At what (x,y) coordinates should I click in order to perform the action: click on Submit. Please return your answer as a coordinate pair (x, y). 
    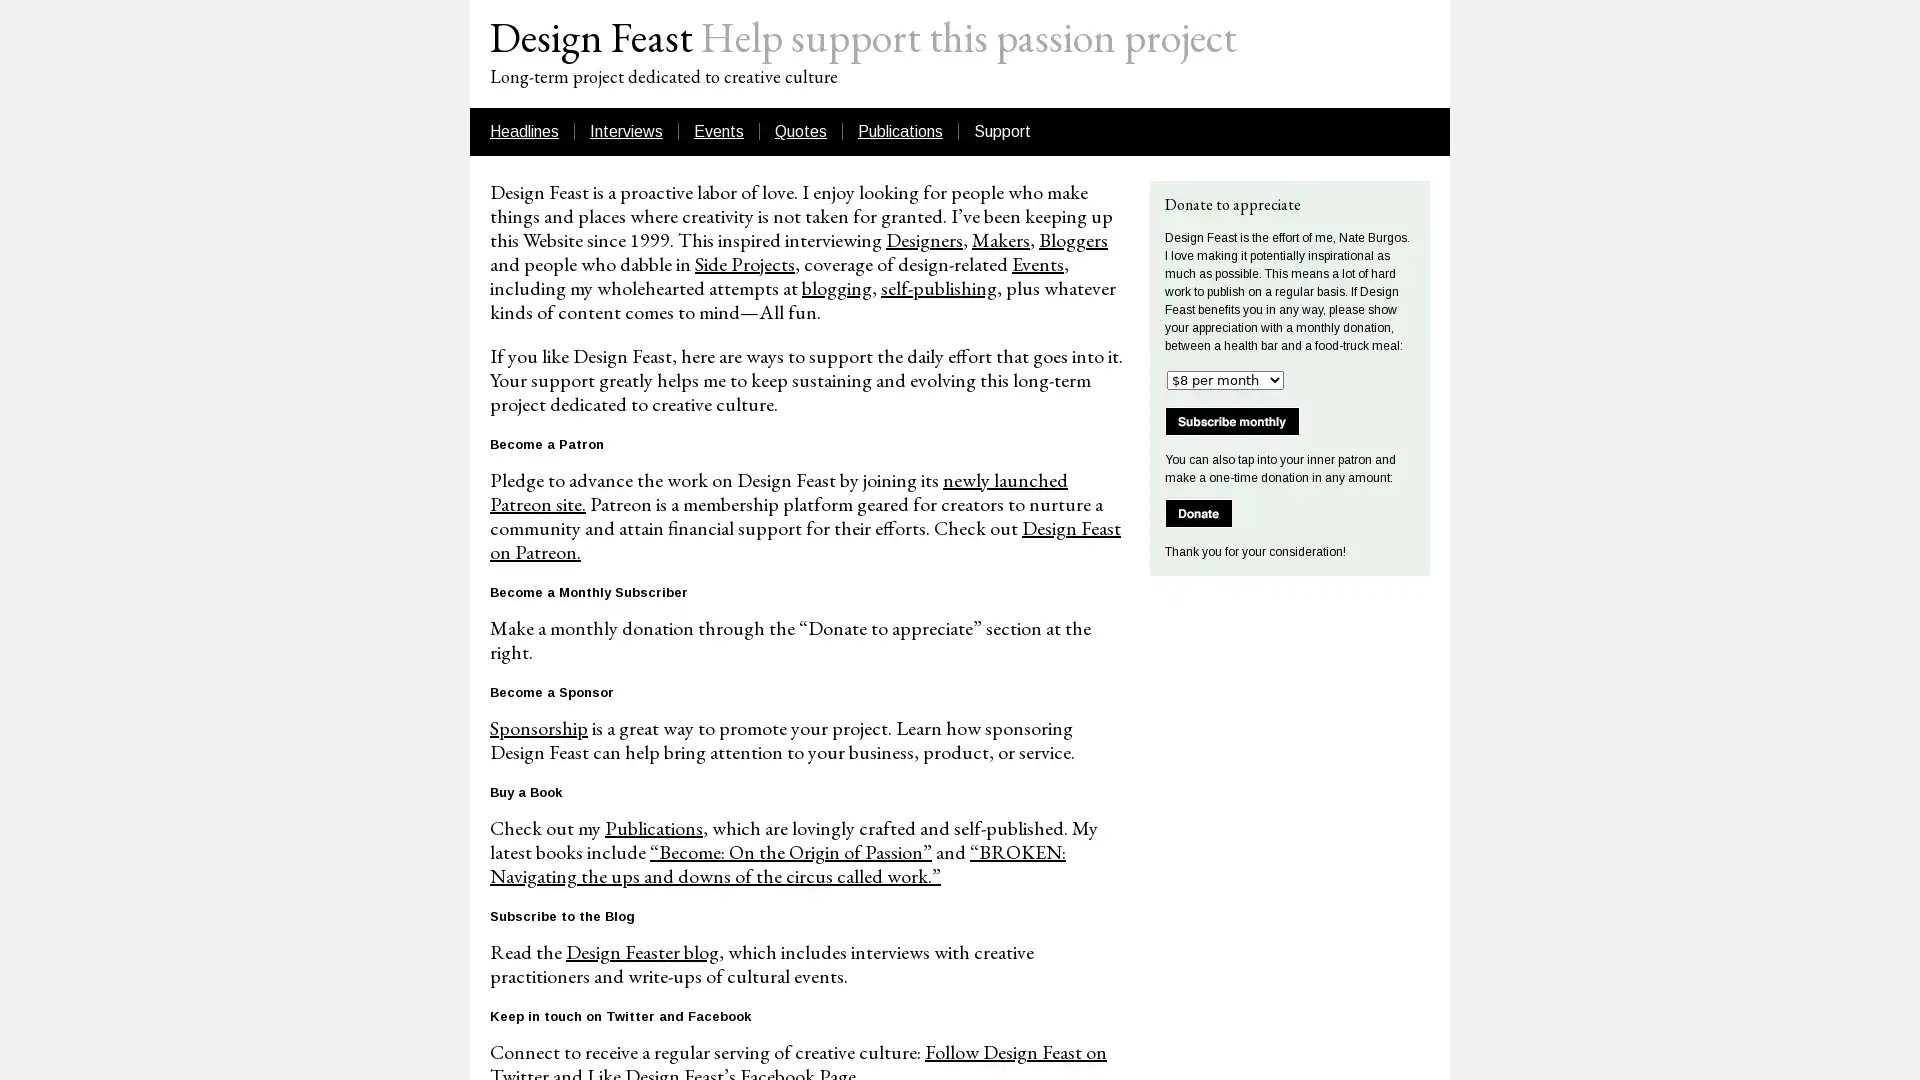
    Looking at the image, I should click on (1231, 420).